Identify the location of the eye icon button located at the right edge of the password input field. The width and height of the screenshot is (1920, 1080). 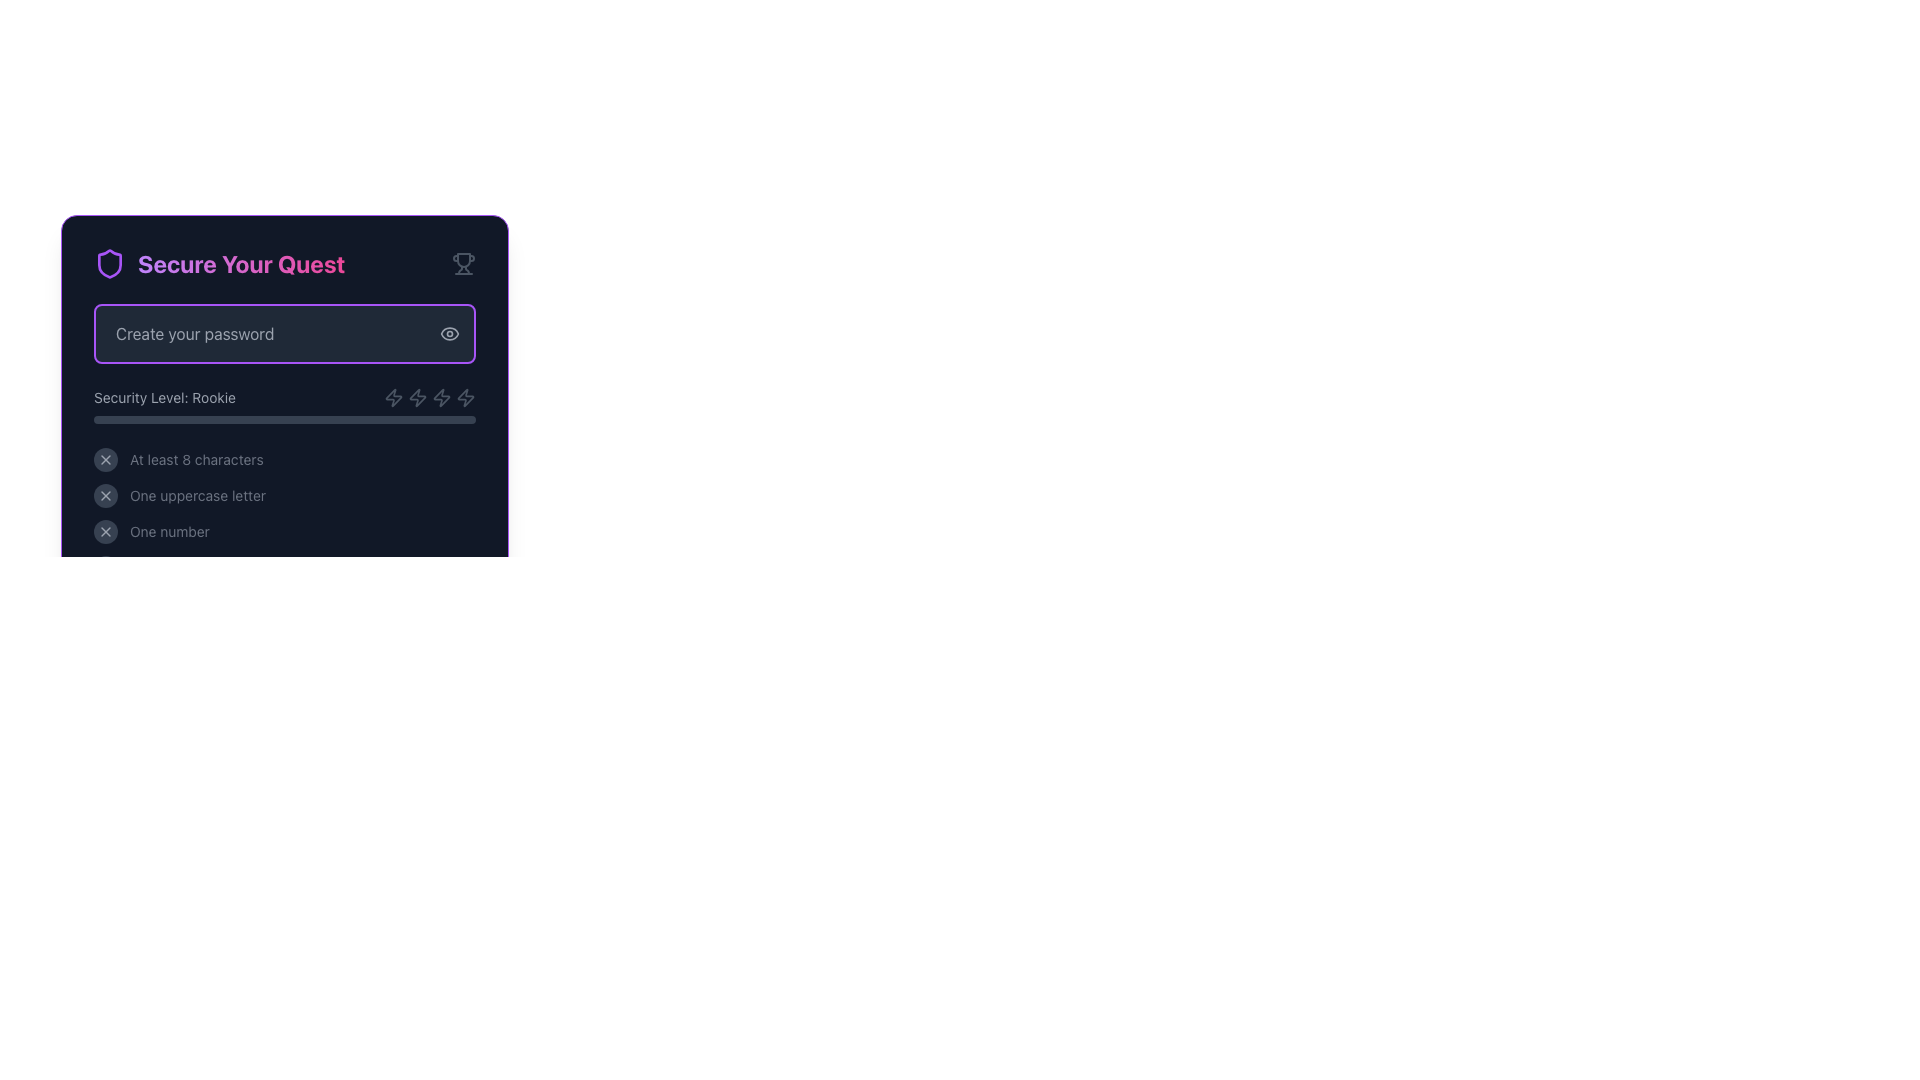
(449, 333).